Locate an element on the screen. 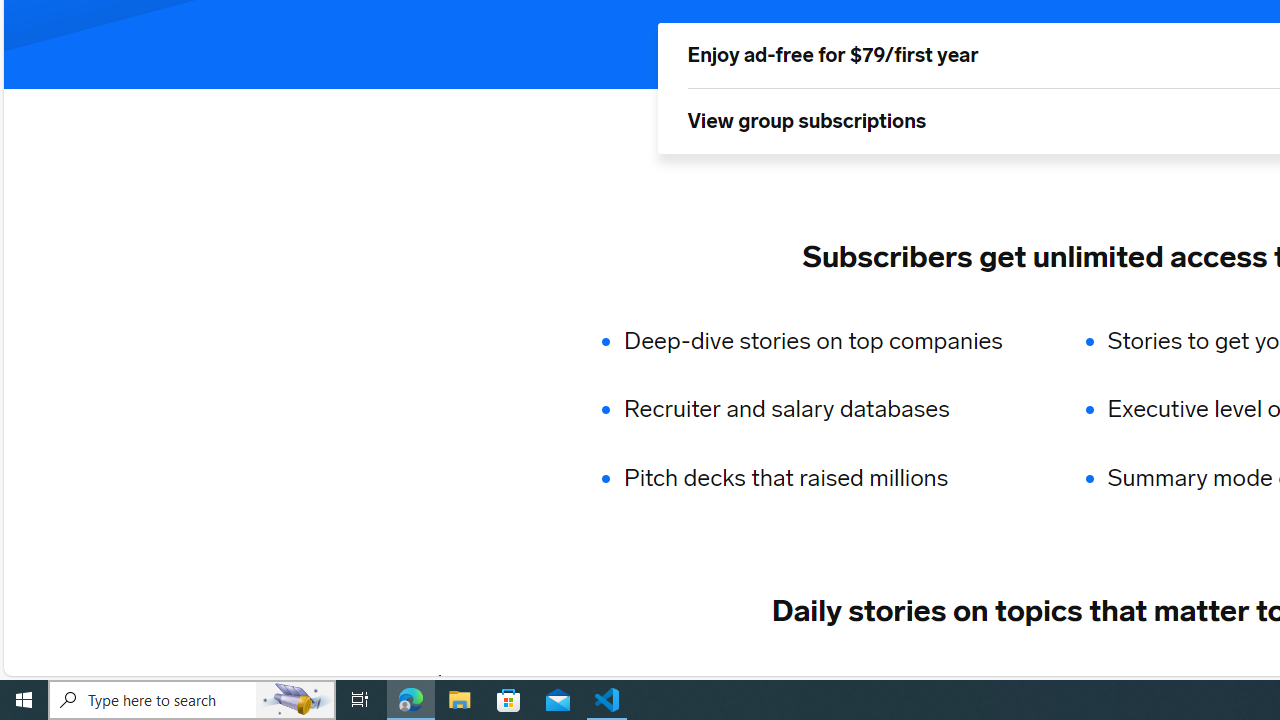 The image size is (1280, 720). 'Pitch decks that raised millions' is located at coordinates (826, 478).